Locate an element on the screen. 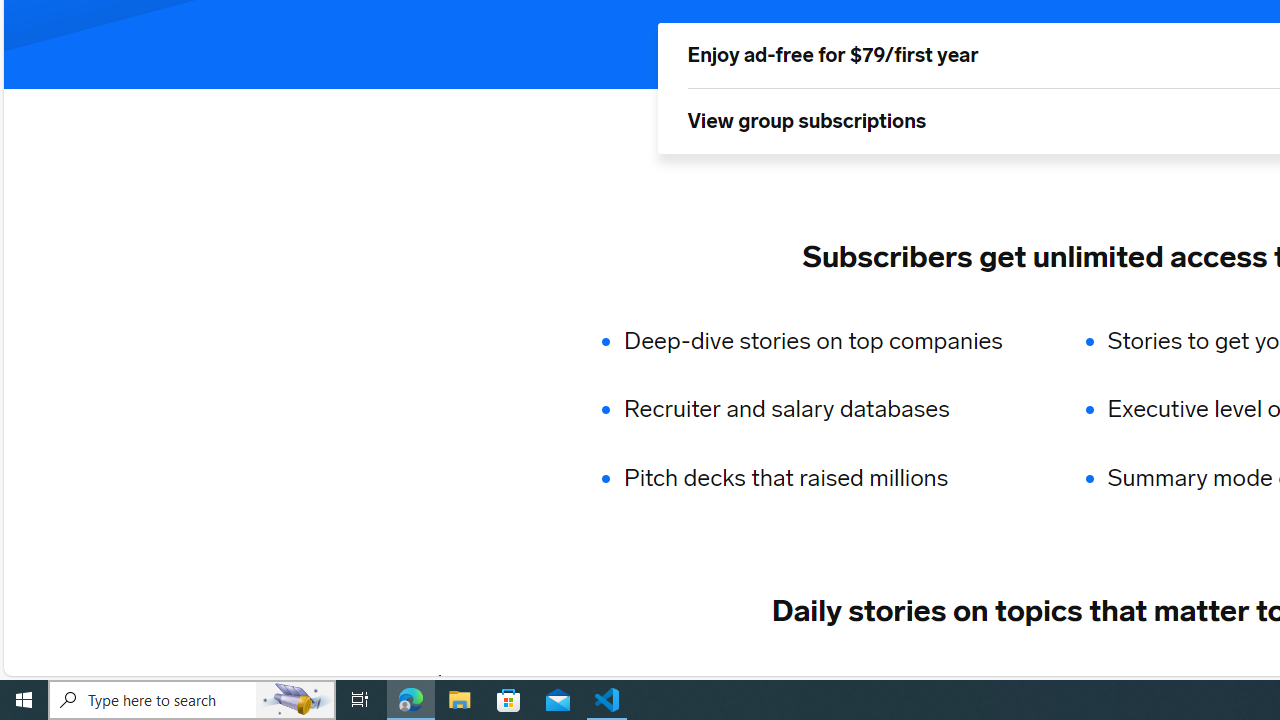 The image size is (1280, 720). 'Pitch decks that raised millions' is located at coordinates (826, 478).